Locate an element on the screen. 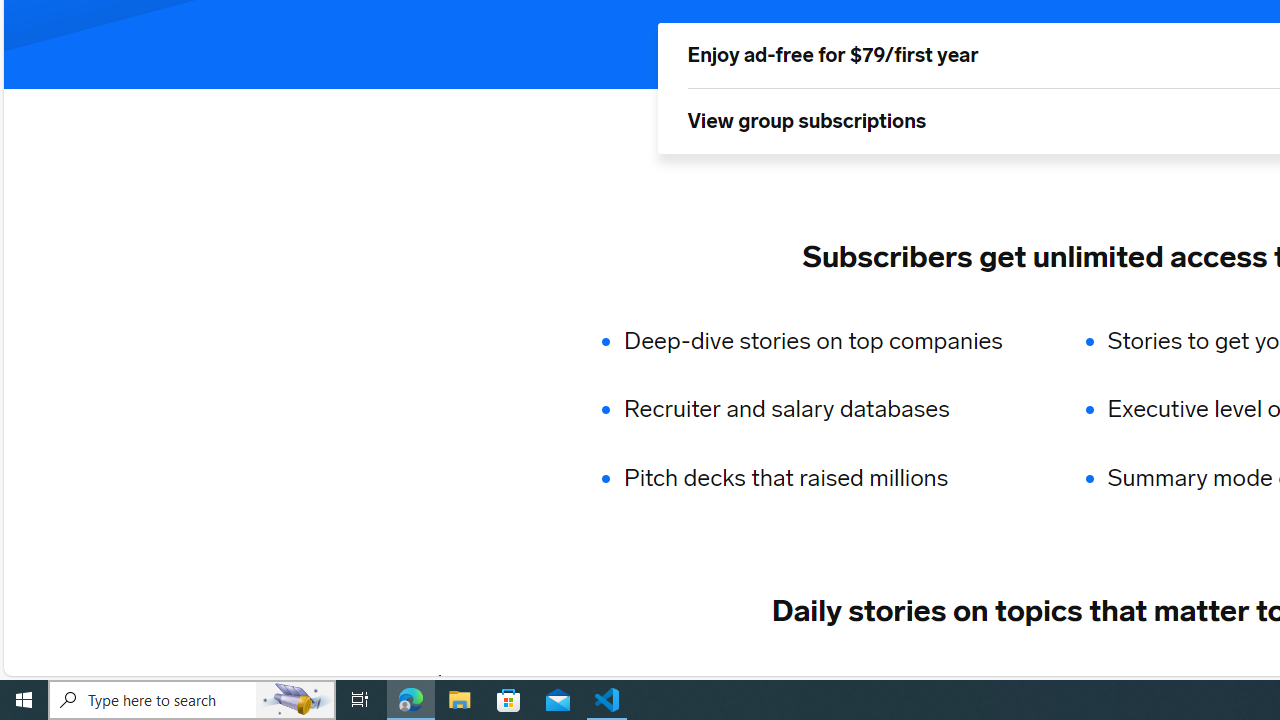 The image size is (1280, 720). 'Pitch decks that raised millions' is located at coordinates (826, 478).